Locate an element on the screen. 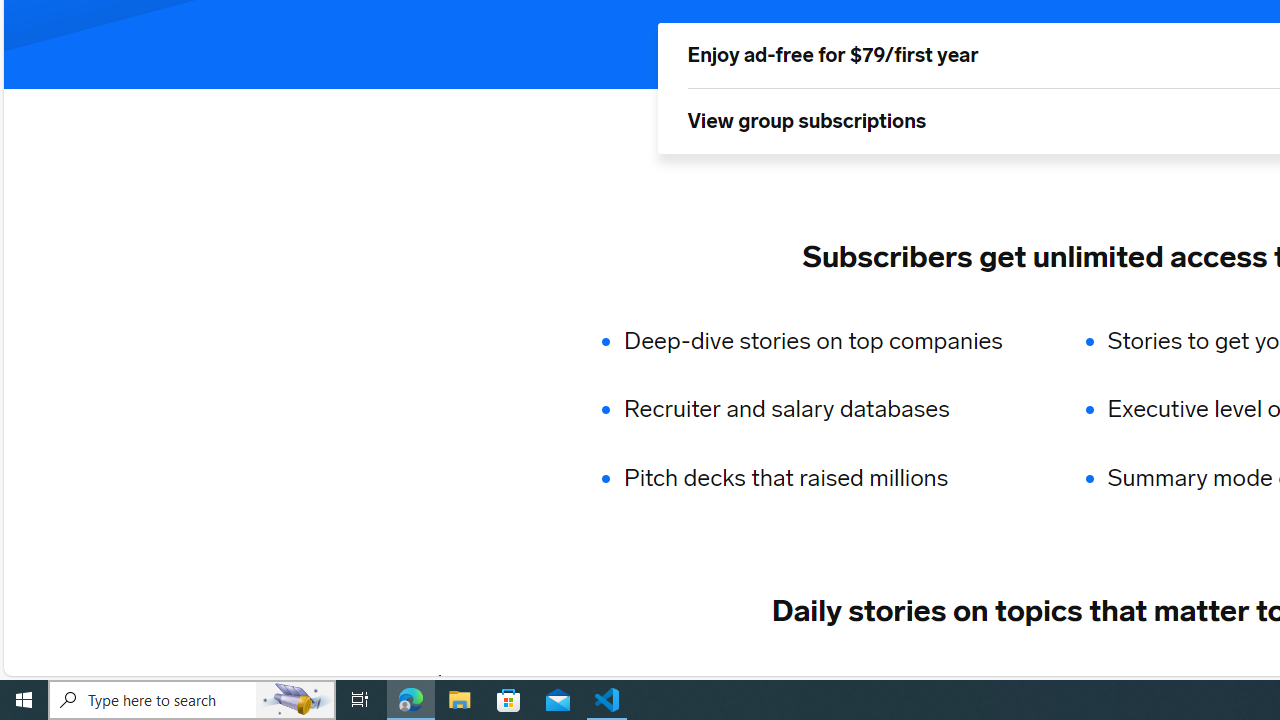 The image size is (1280, 720). 'Pitch decks that raised millions' is located at coordinates (826, 478).